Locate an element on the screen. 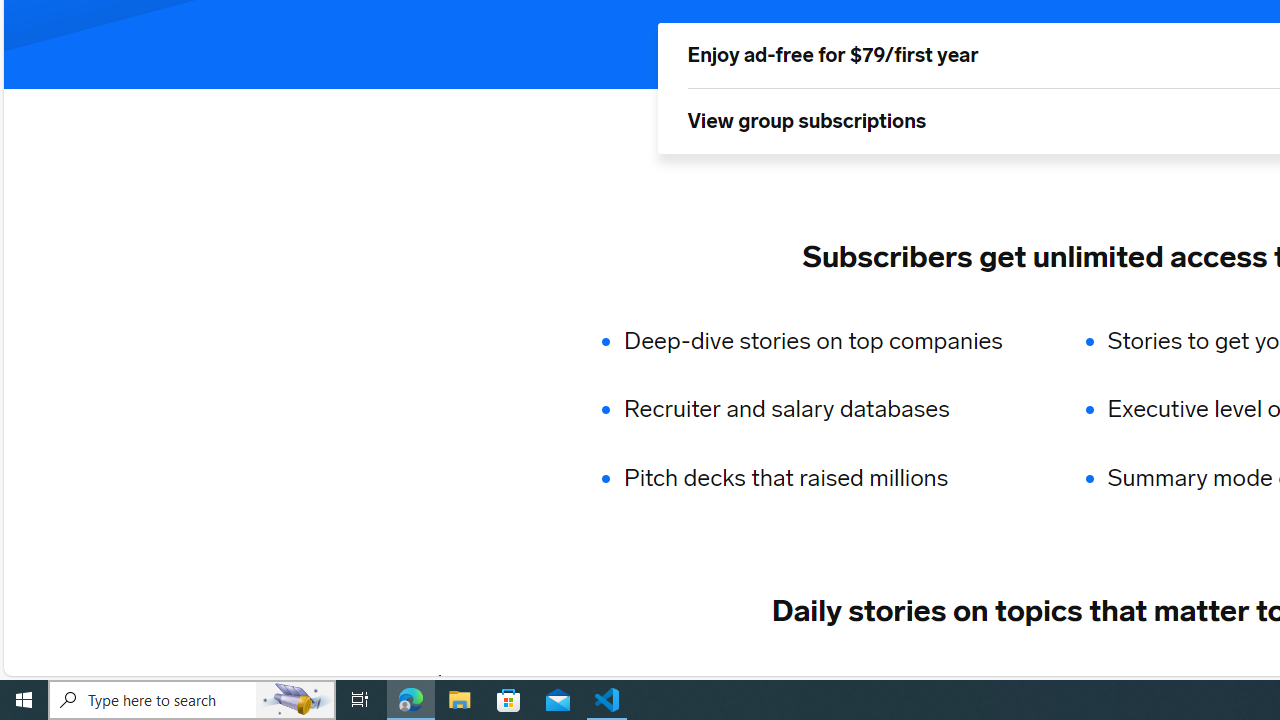 The image size is (1280, 720). 'Pitch decks that raised millions' is located at coordinates (826, 478).